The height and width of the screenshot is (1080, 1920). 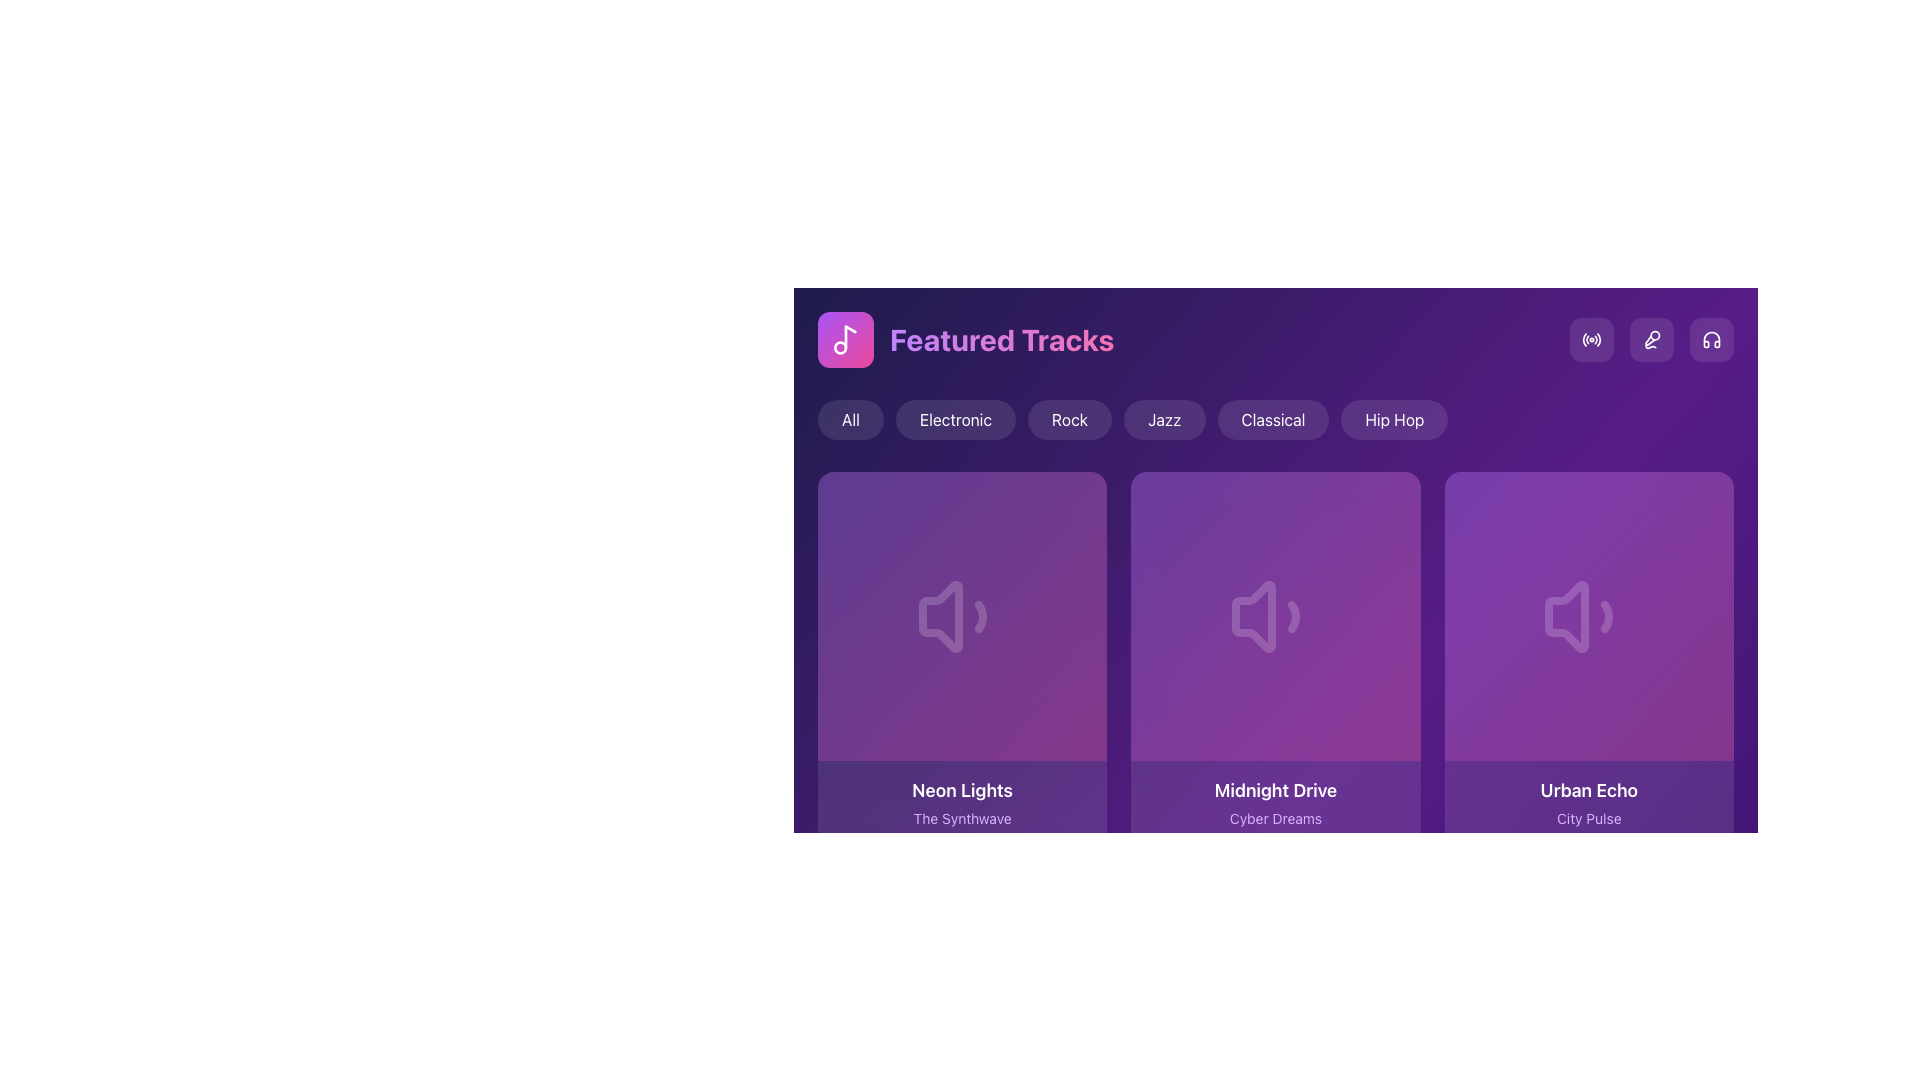 What do you see at coordinates (1588, 802) in the screenshot?
I see `the 'Urban Echo' text block element which is located in the bottom section of the card layout in the rightmost column` at bounding box center [1588, 802].